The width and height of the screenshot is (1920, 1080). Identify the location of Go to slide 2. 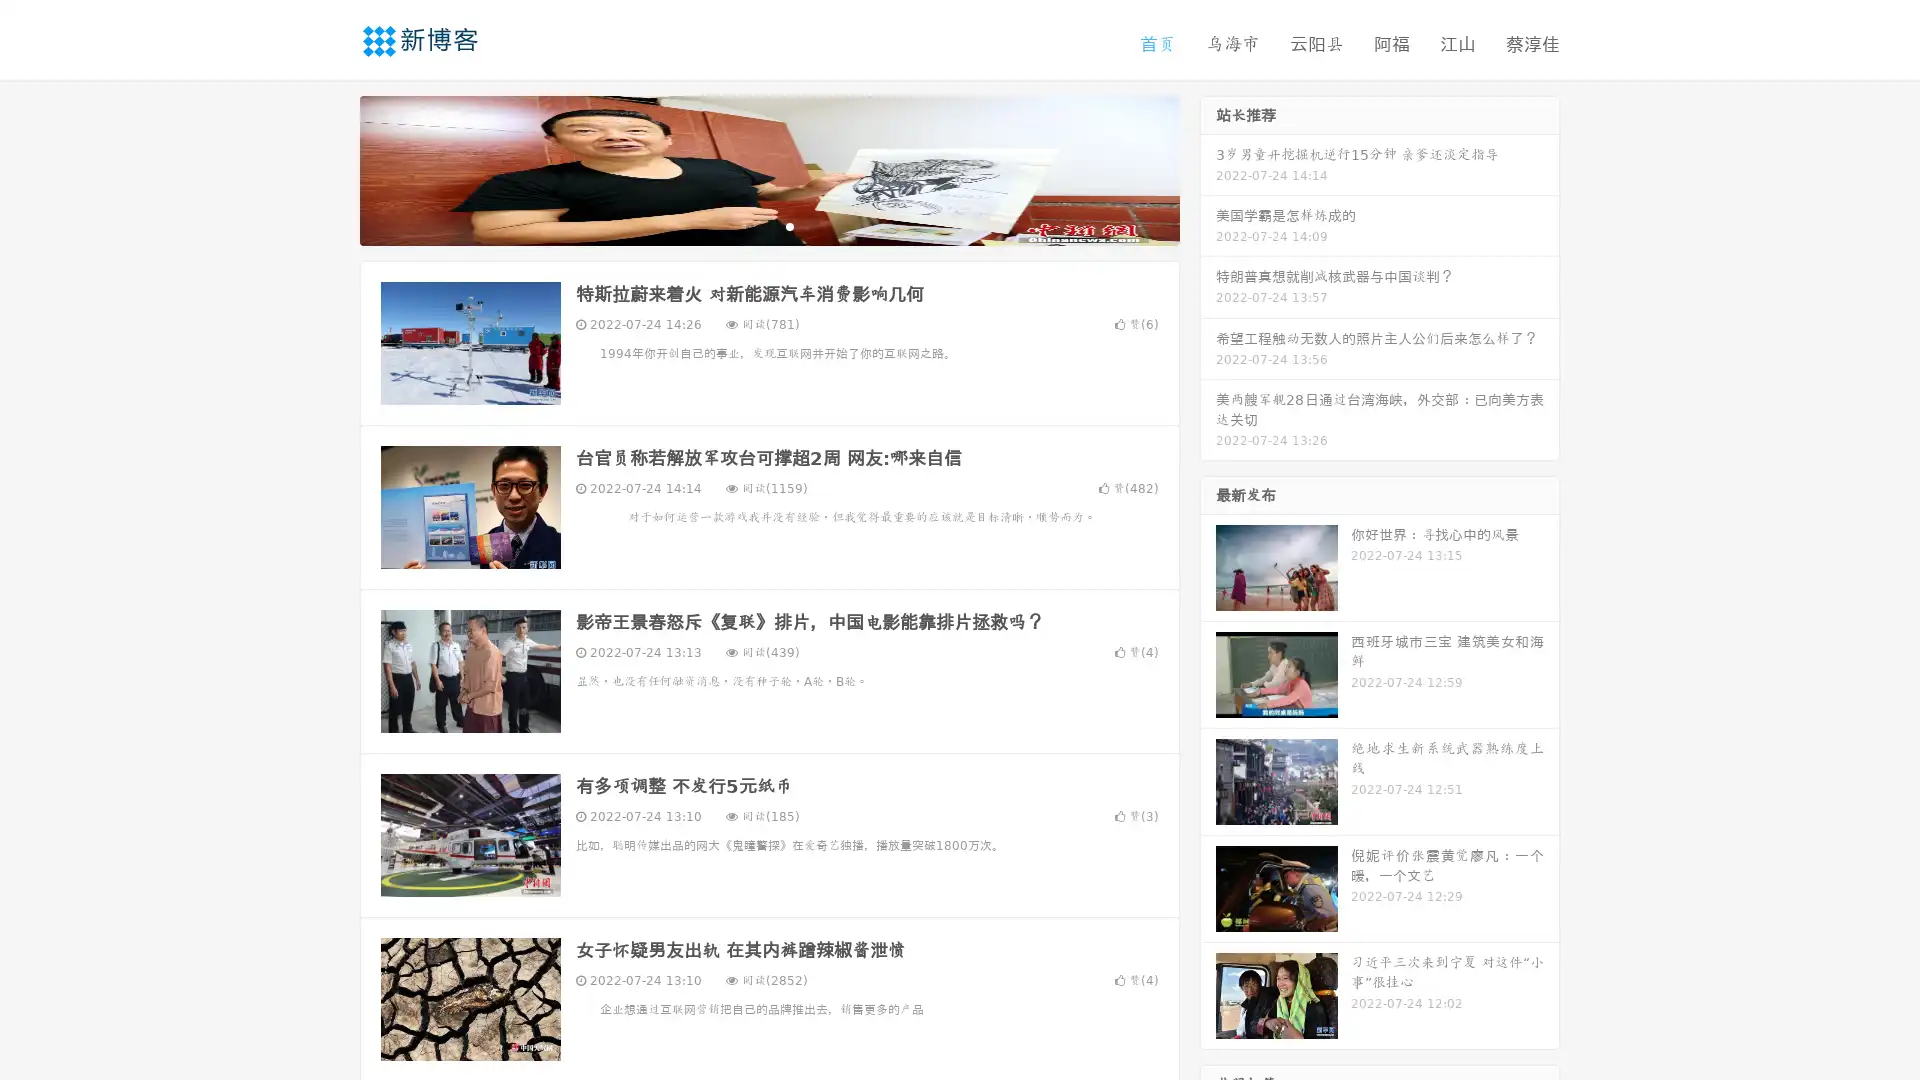
(768, 225).